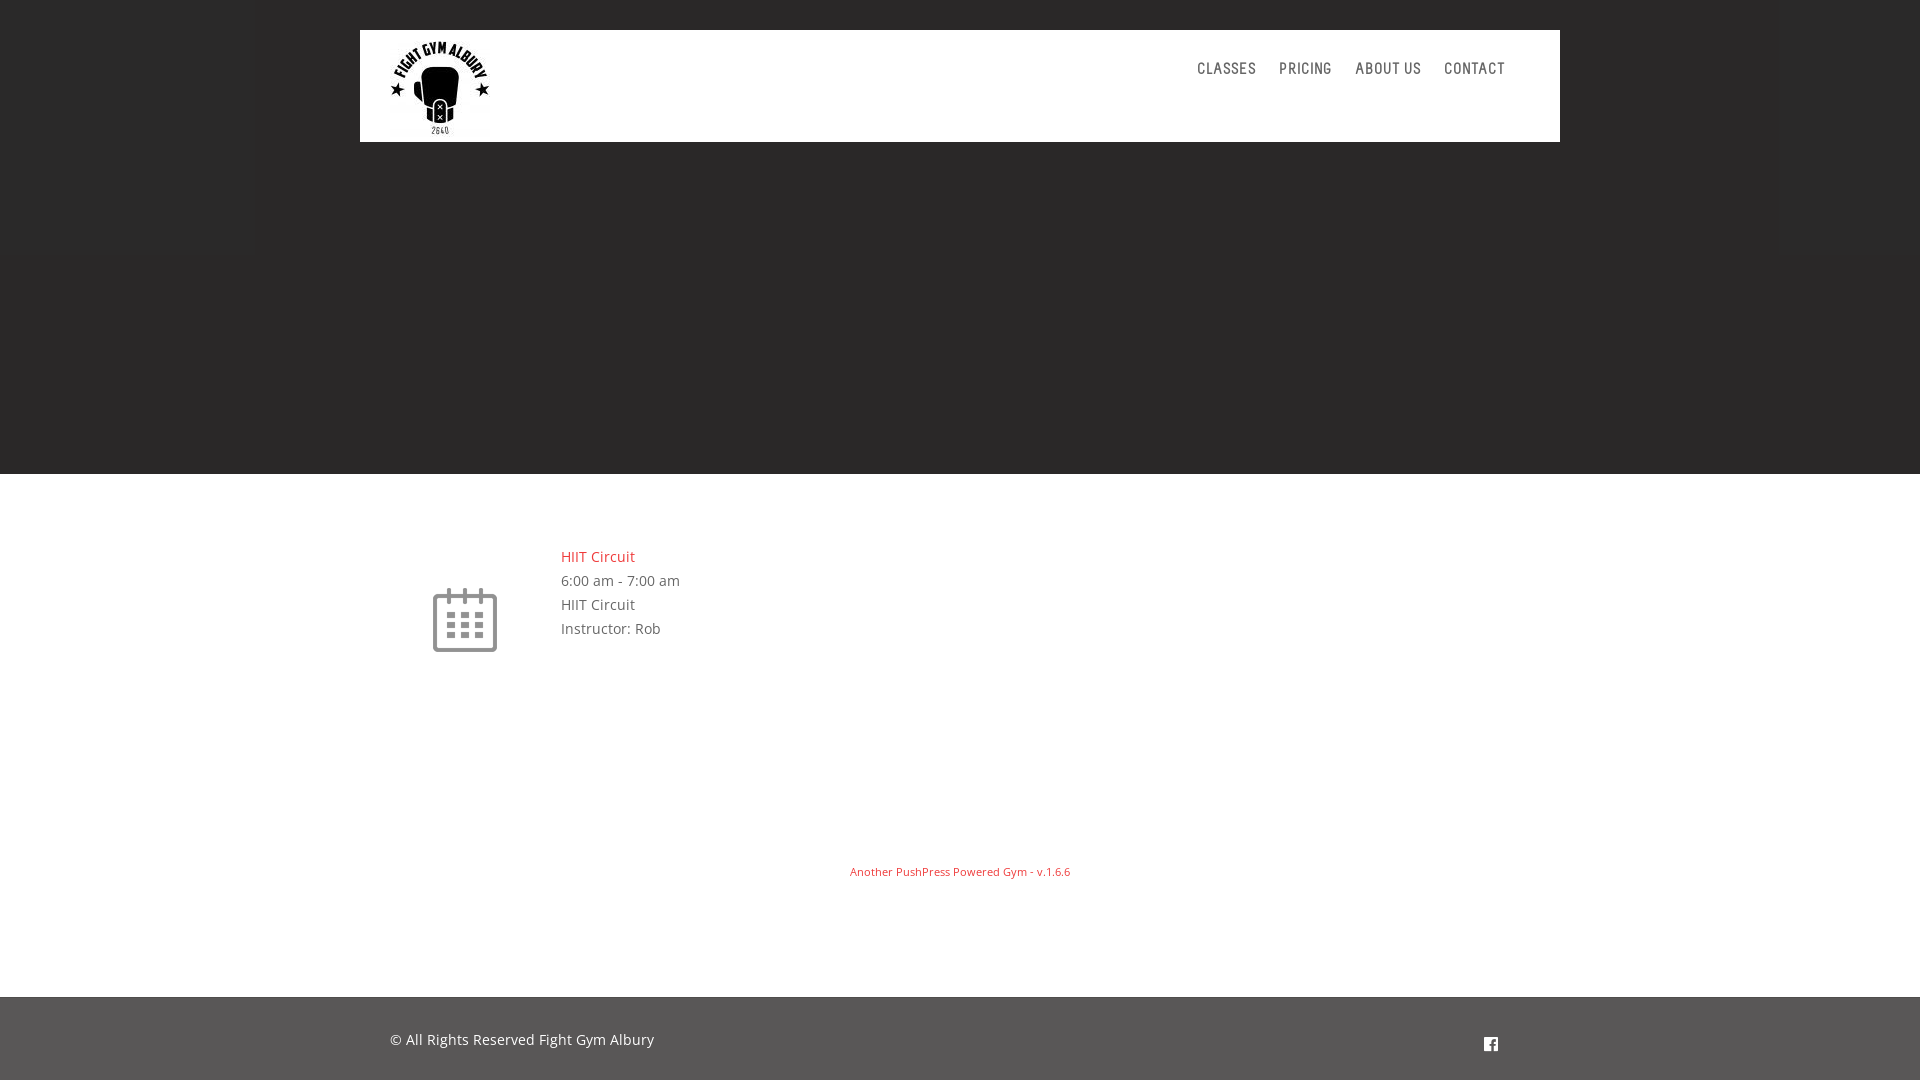 Image resolution: width=1920 pixels, height=1080 pixels. Describe the element at coordinates (1305, 69) in the screenshot. I see `'PRICING'` at that location.